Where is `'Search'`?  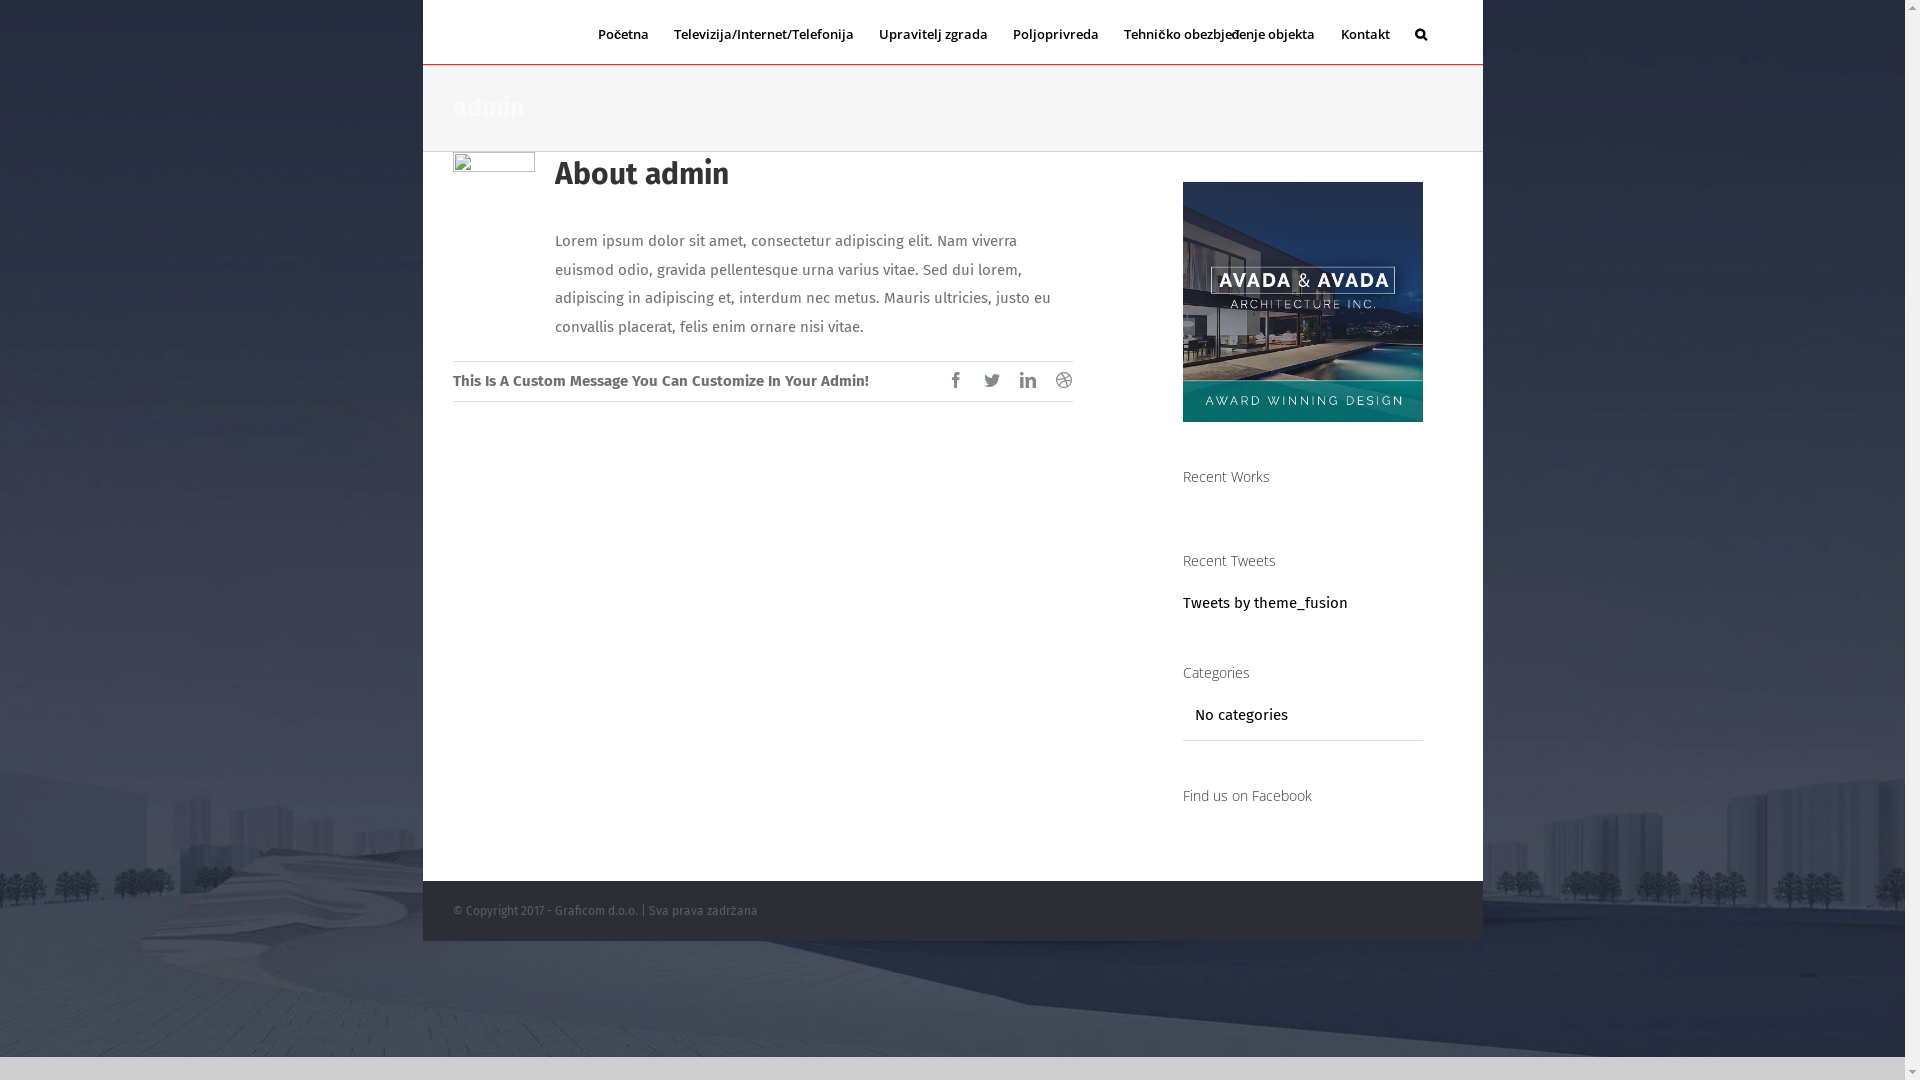 'Search' is located at coordinates (1419, 31).